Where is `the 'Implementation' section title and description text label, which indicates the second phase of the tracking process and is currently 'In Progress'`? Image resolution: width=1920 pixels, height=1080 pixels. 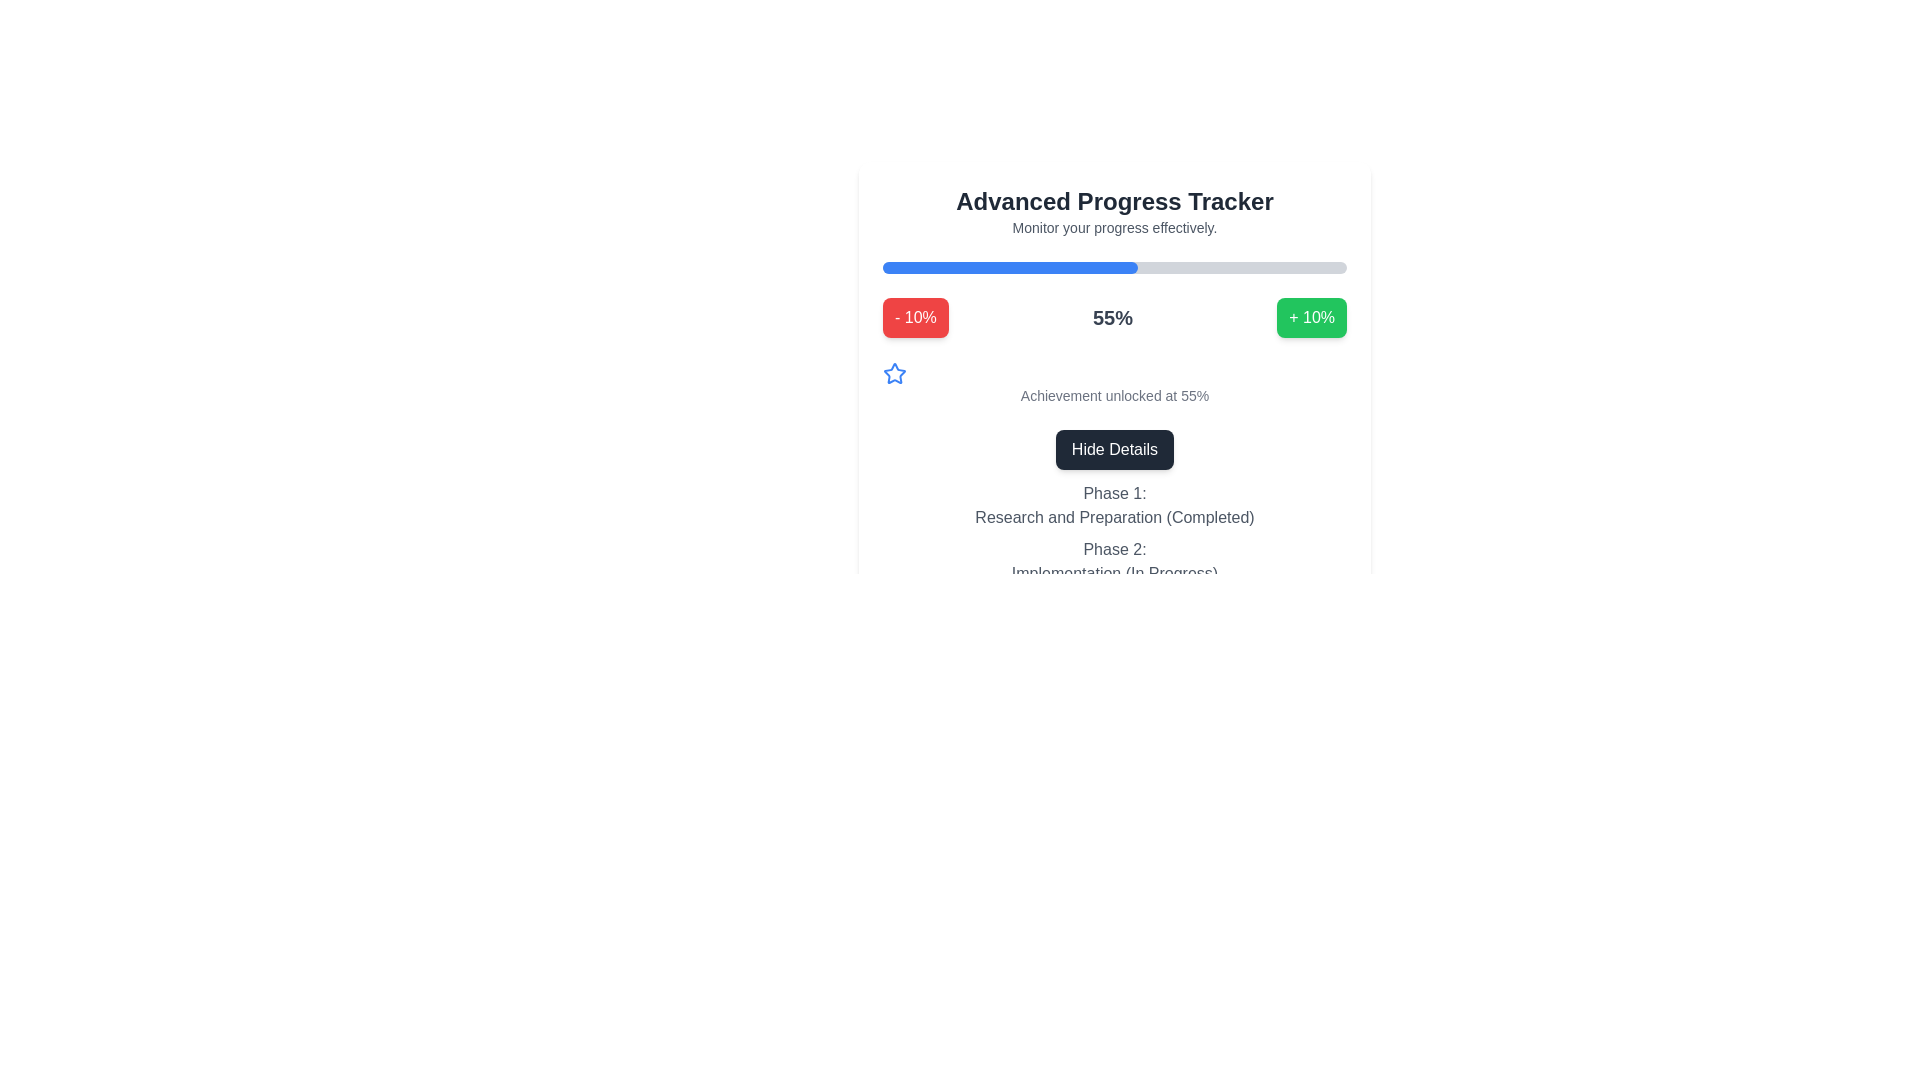
the 'Implementation' section title and description text label, which indicates the second phase of the tracking process and is currently 'In Progress' is located at coordinates (1113, 562).